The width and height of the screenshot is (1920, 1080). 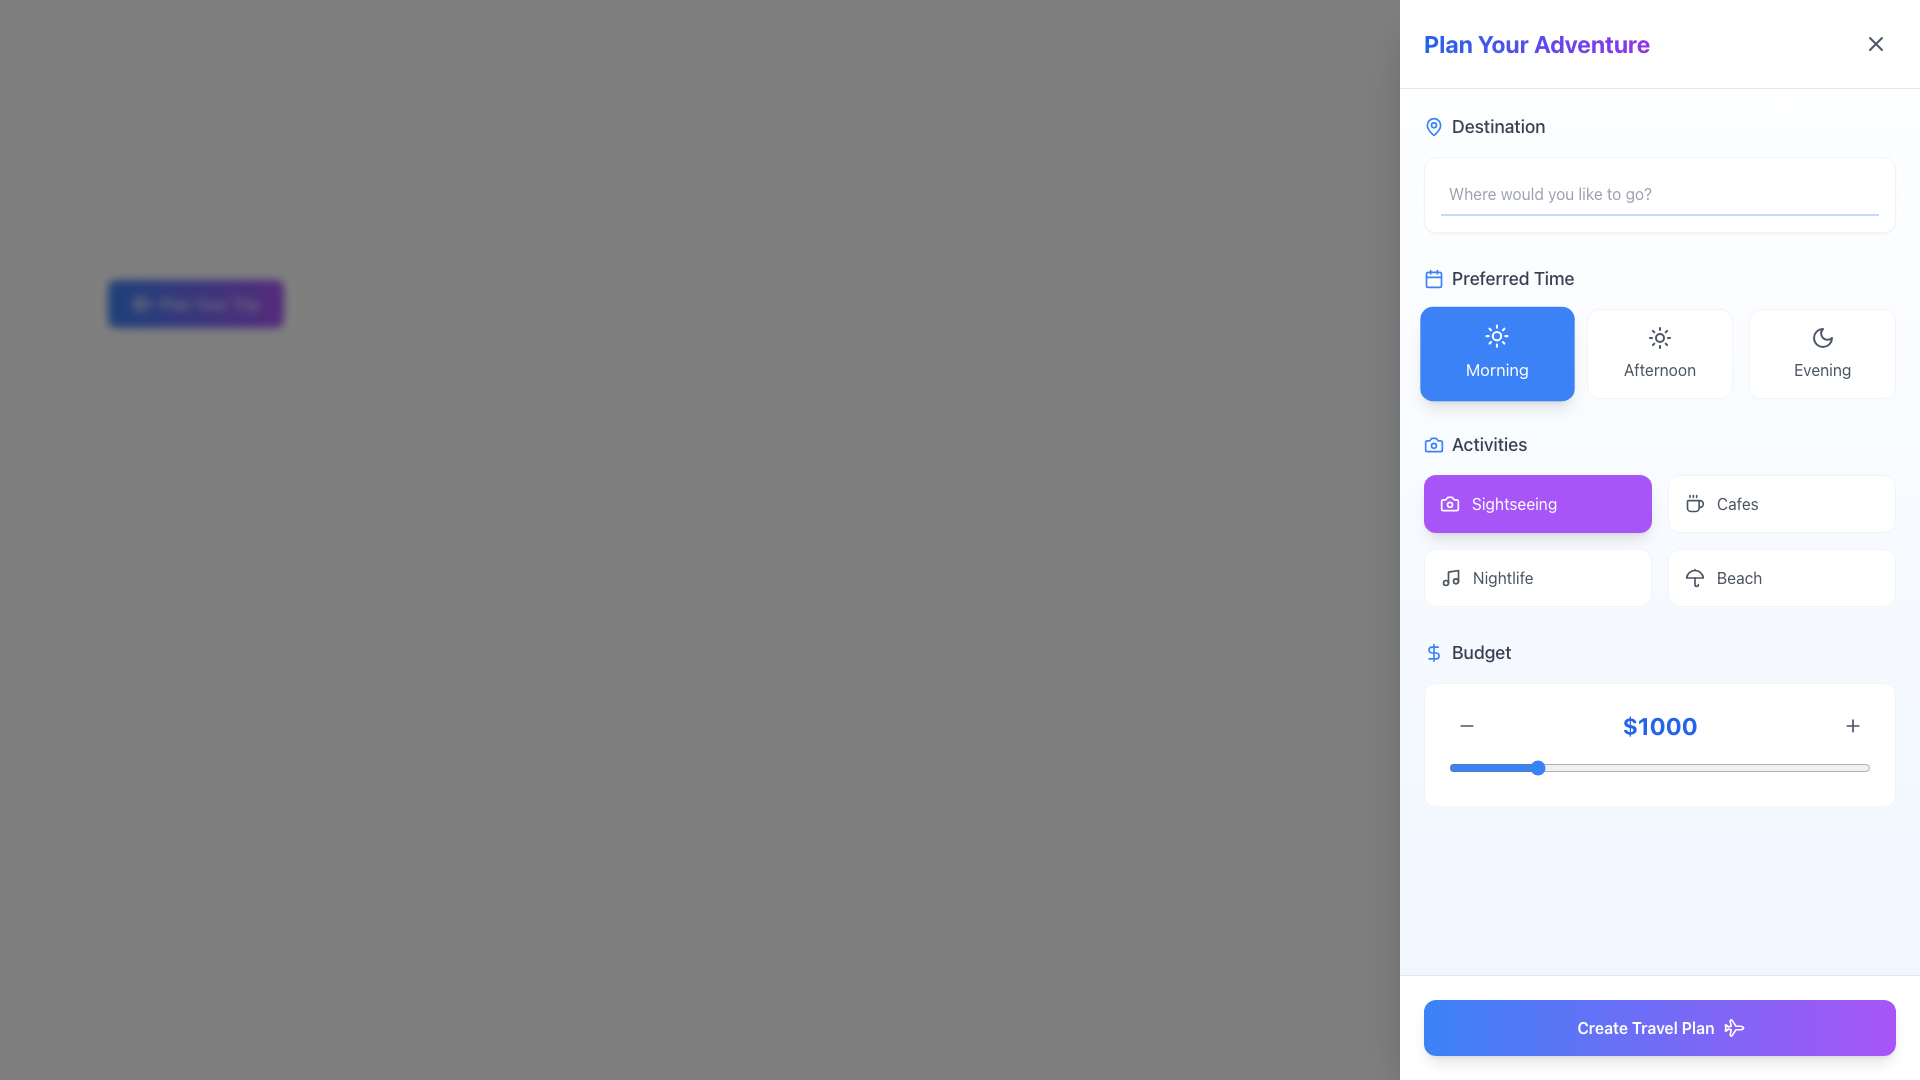 What do you see at coordinates (1489, 443) in the screenshot?
I see `the label that describes the group of activity selection buttons in the 'Preferred Time' section, positioned to the right of a camera icon and above activity categories like 'Sightseeing' and 'Cafes'` at bounding box center [1489, 443].